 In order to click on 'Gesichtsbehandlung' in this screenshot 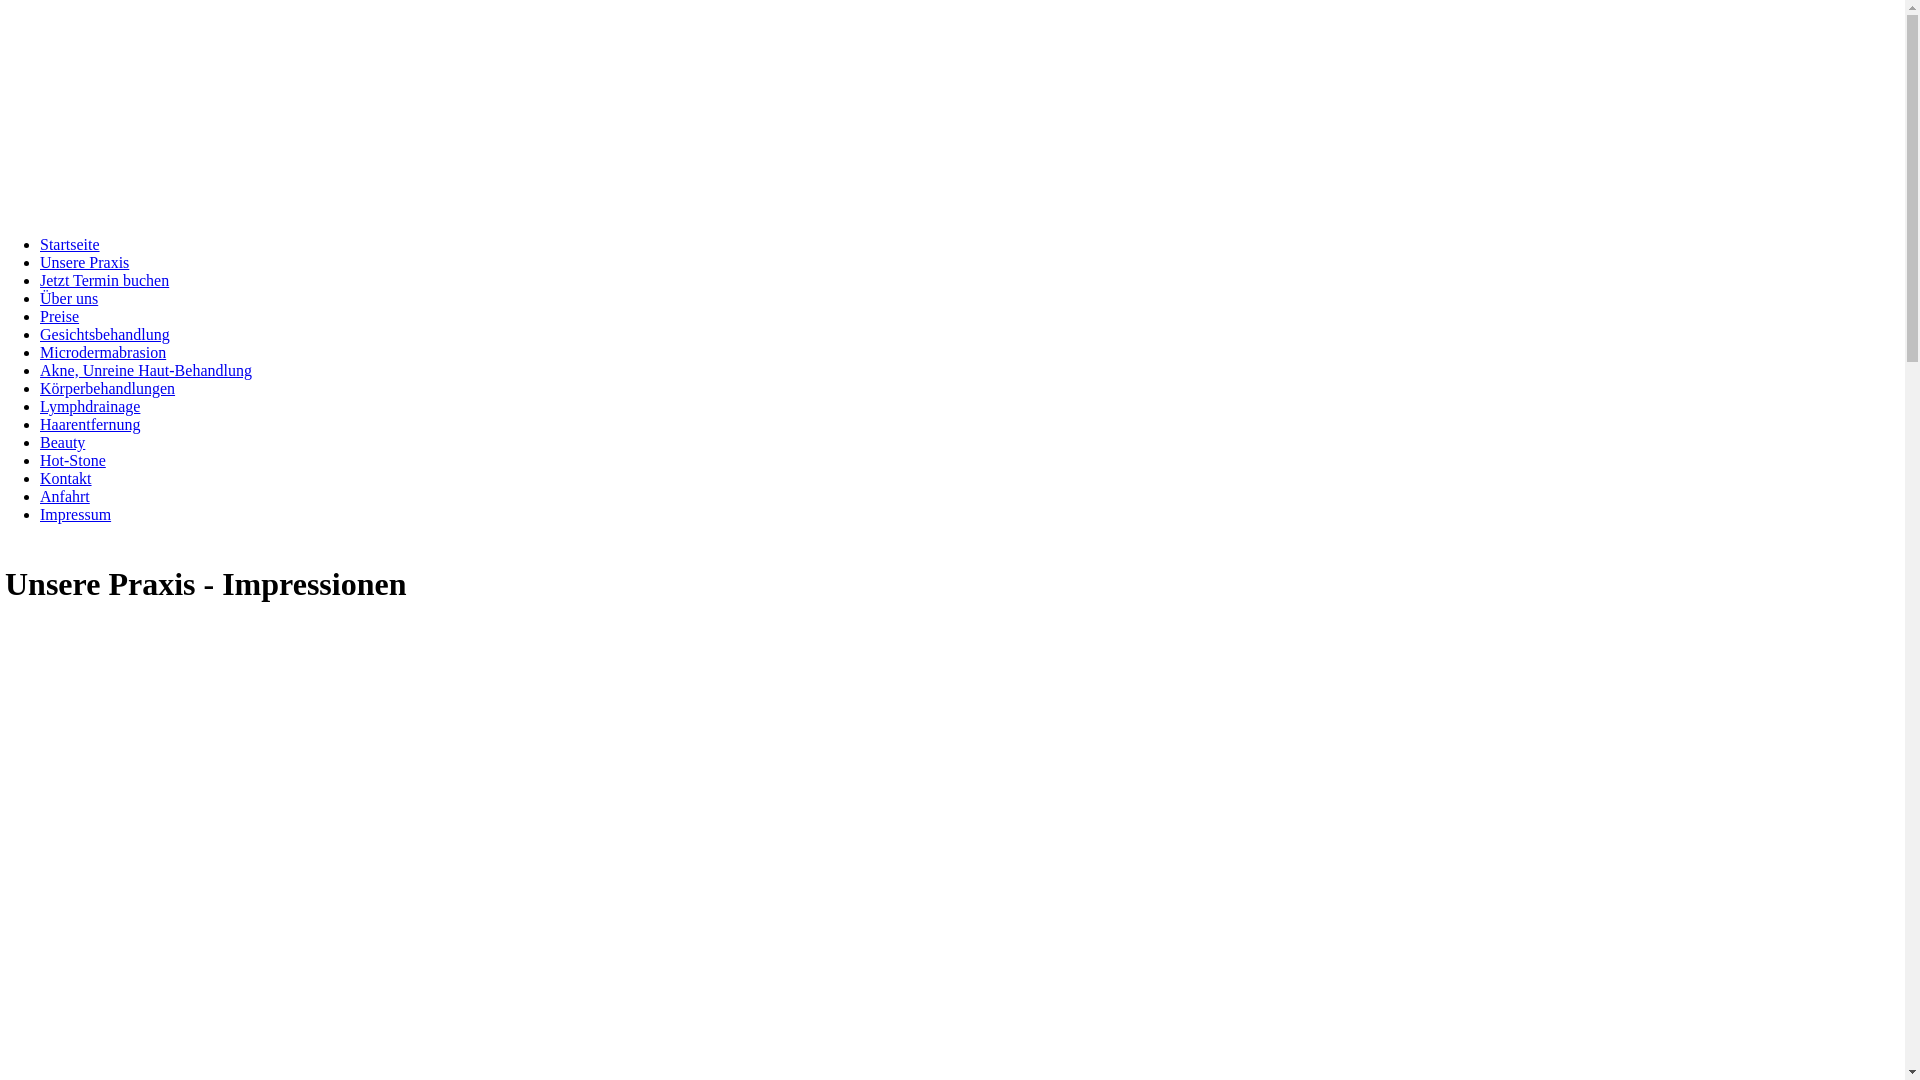, I will do `click(39, 333)`.